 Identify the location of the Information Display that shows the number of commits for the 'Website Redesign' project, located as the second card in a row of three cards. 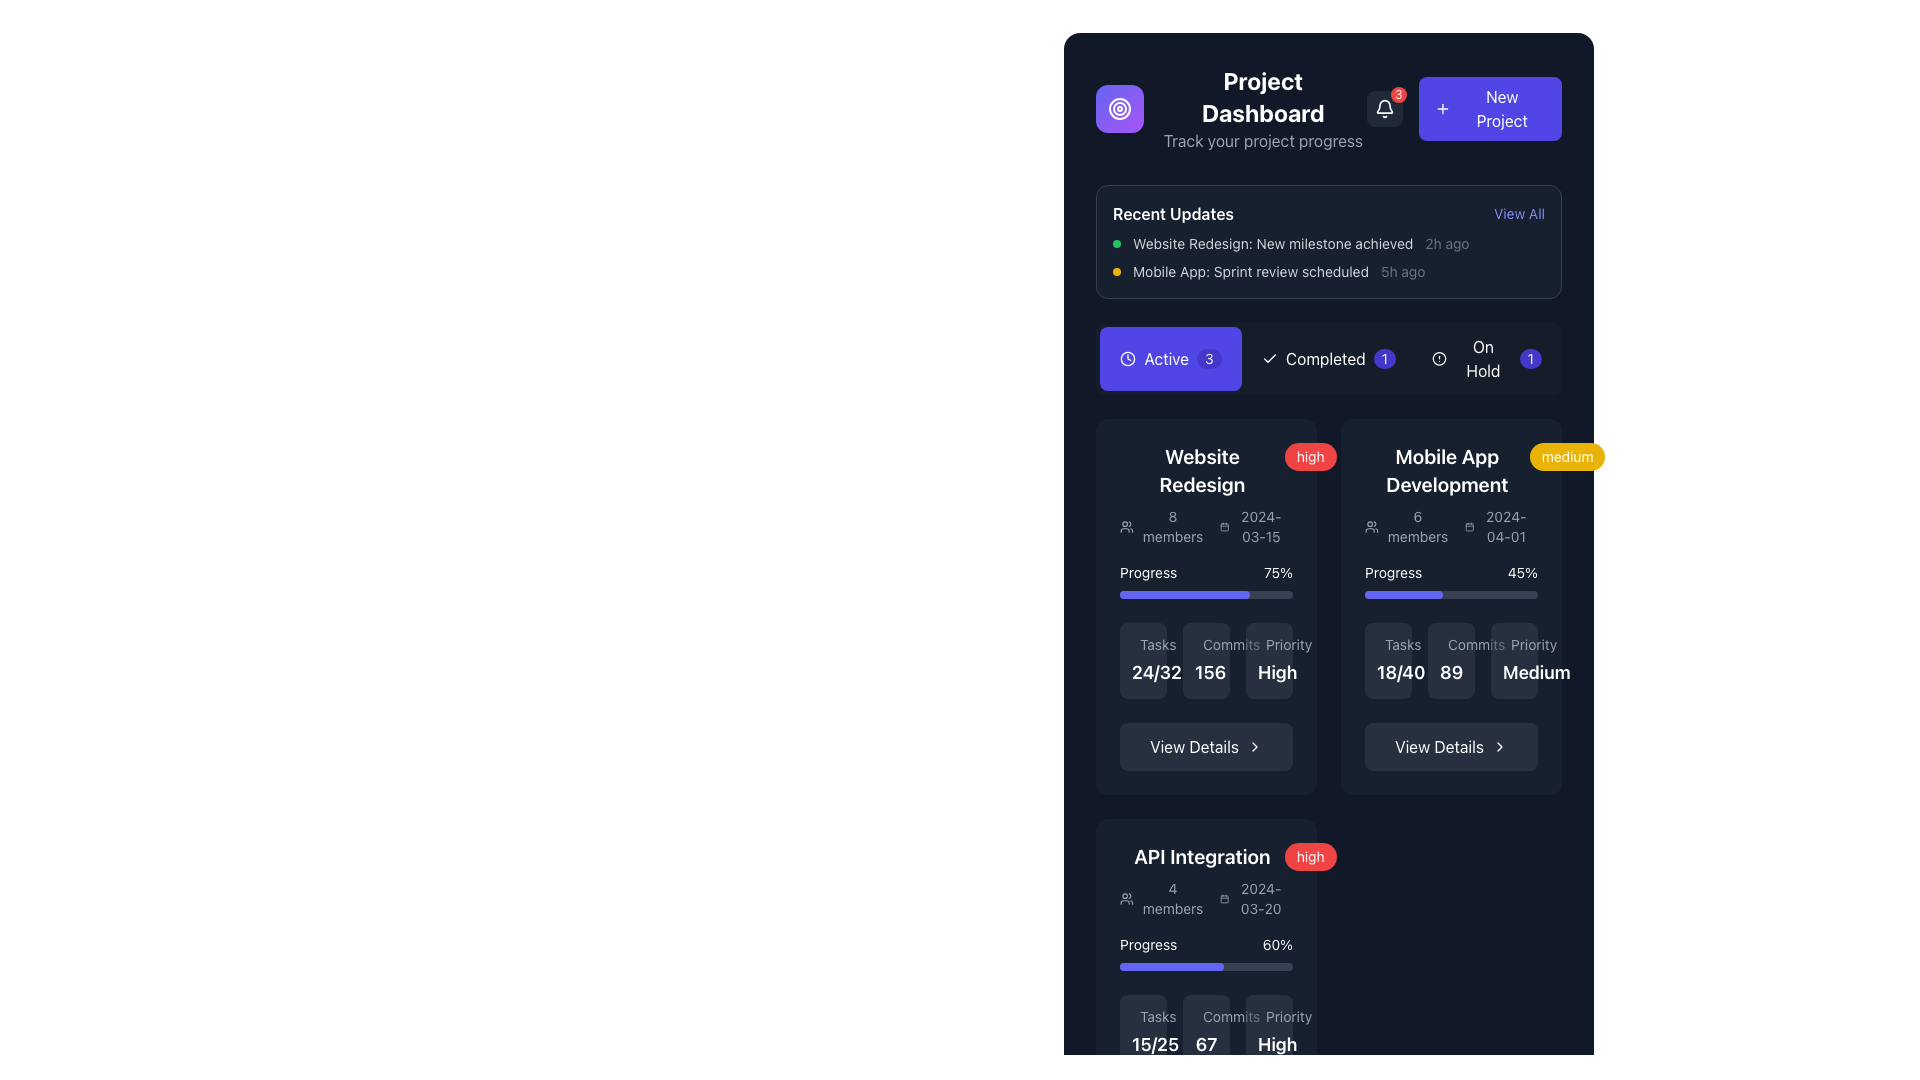
(1205, 660).